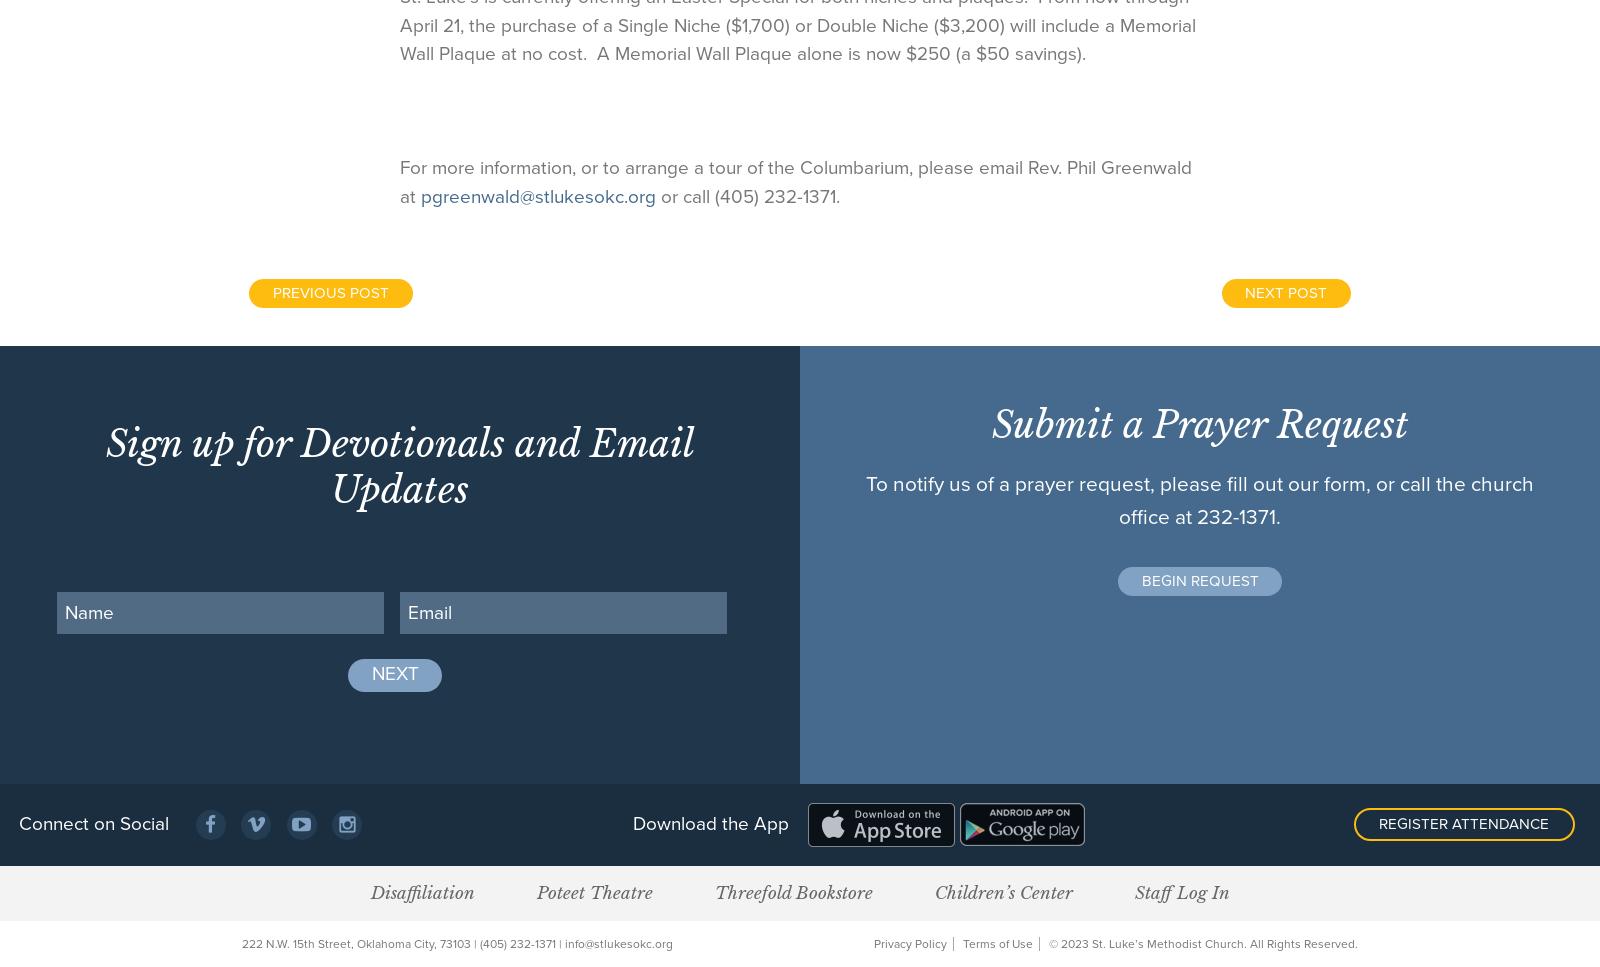 The image size is (1600, 967). What do you see at coordinates (909, 942) in the screenshot?
I see `'Privacy Policy'` at bounding box center [909, 942].